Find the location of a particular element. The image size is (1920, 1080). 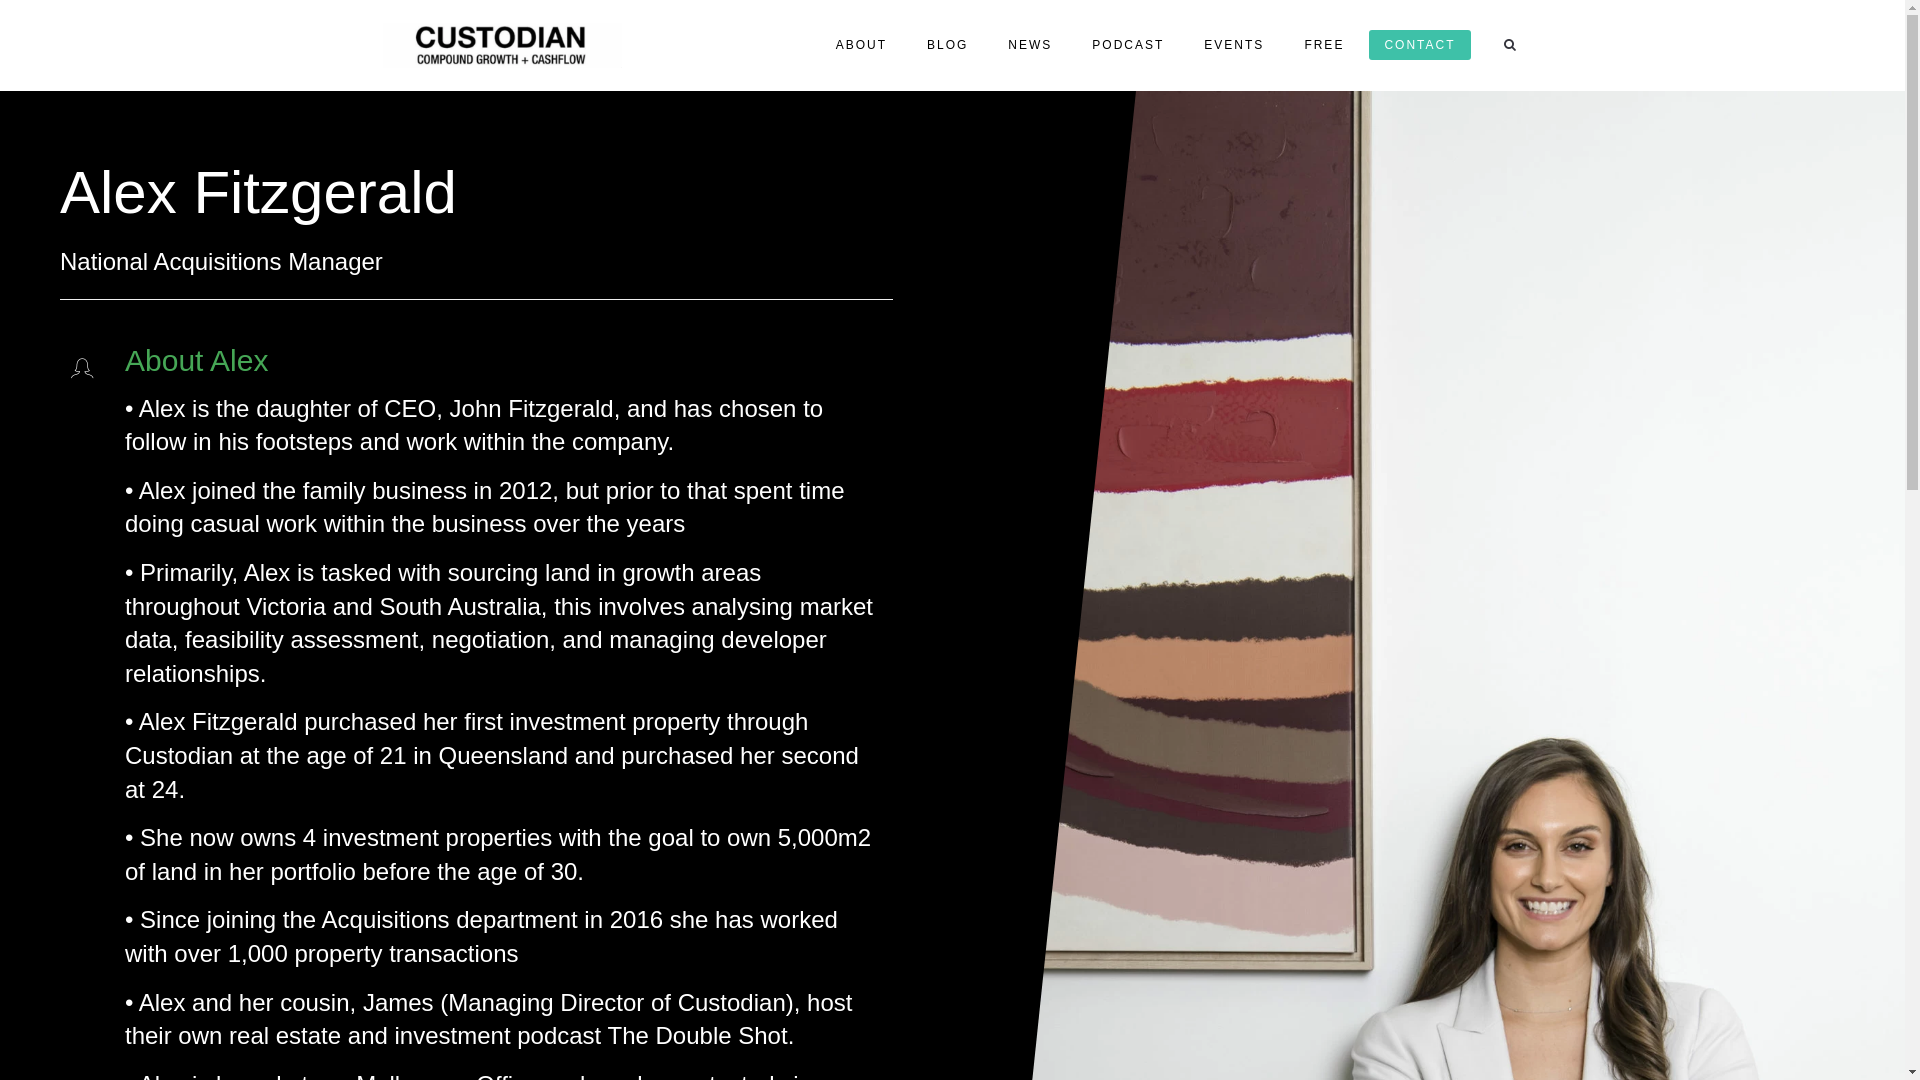

'FREE' is located at coordinates (1289, 45).